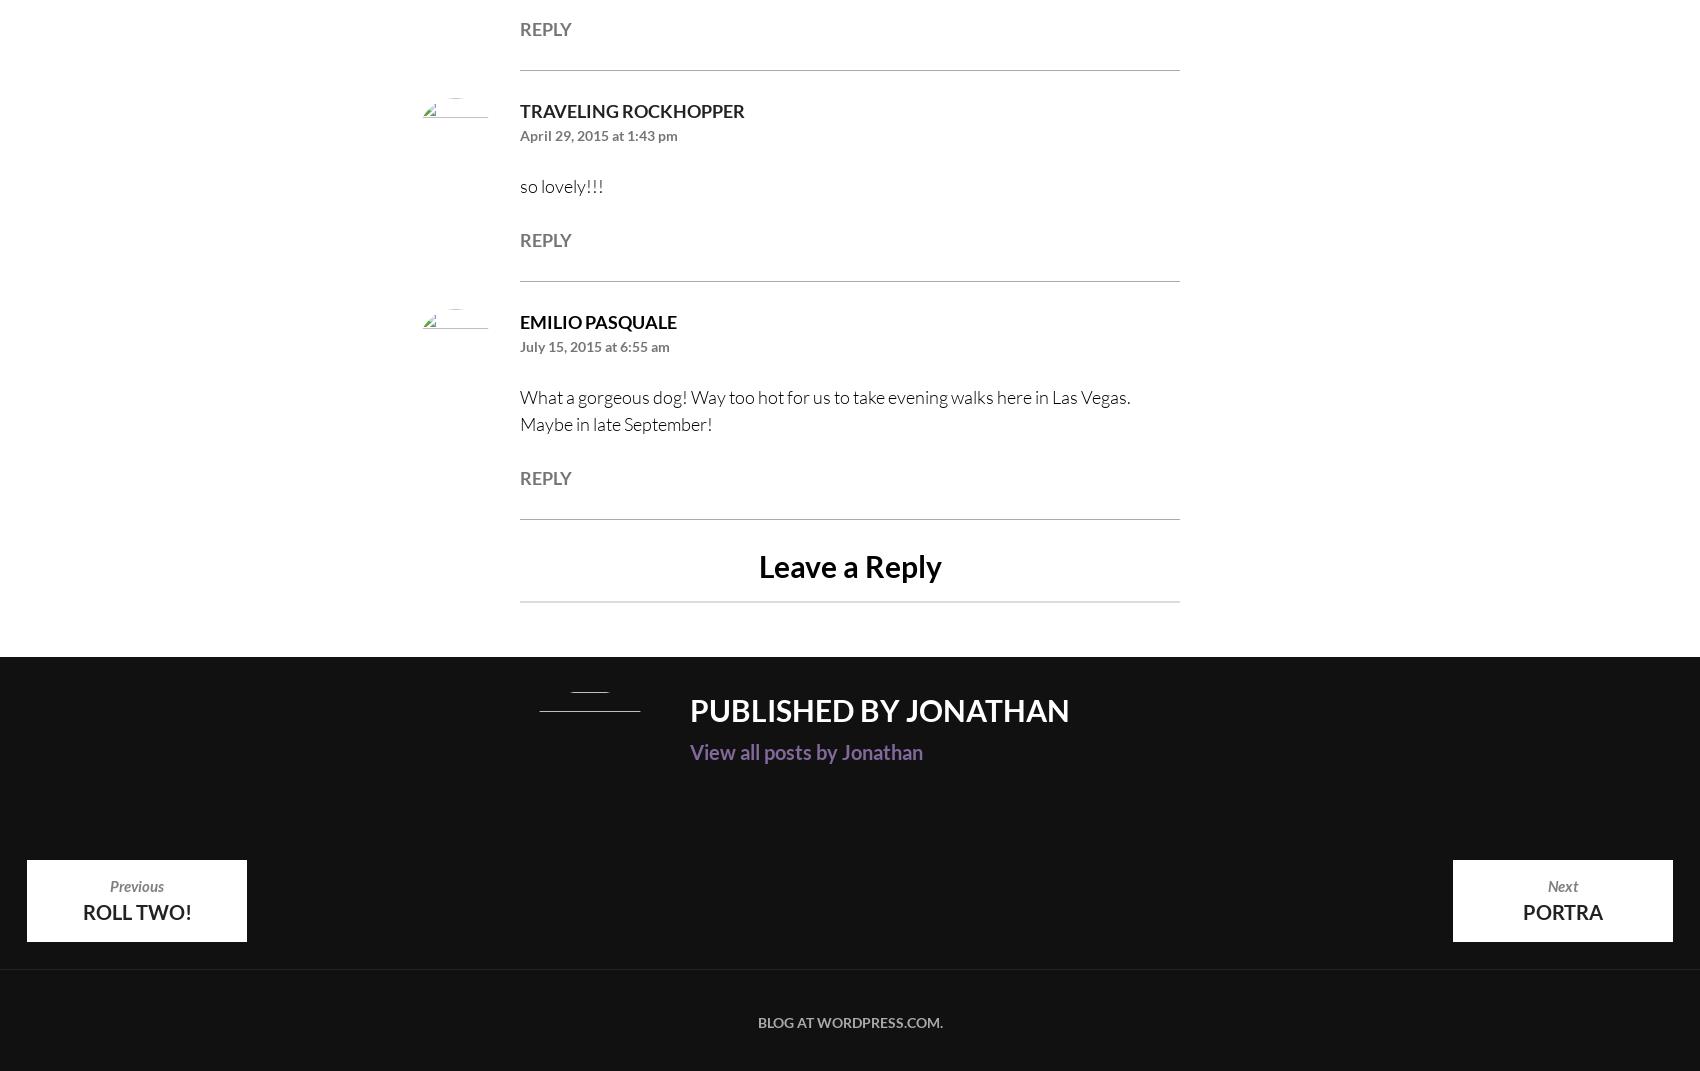  What do you see at coordinates (594, 345) in the screenshot?
I see `'July 15, 2015 at 6:55 am'` at bounding box center [594, 345].